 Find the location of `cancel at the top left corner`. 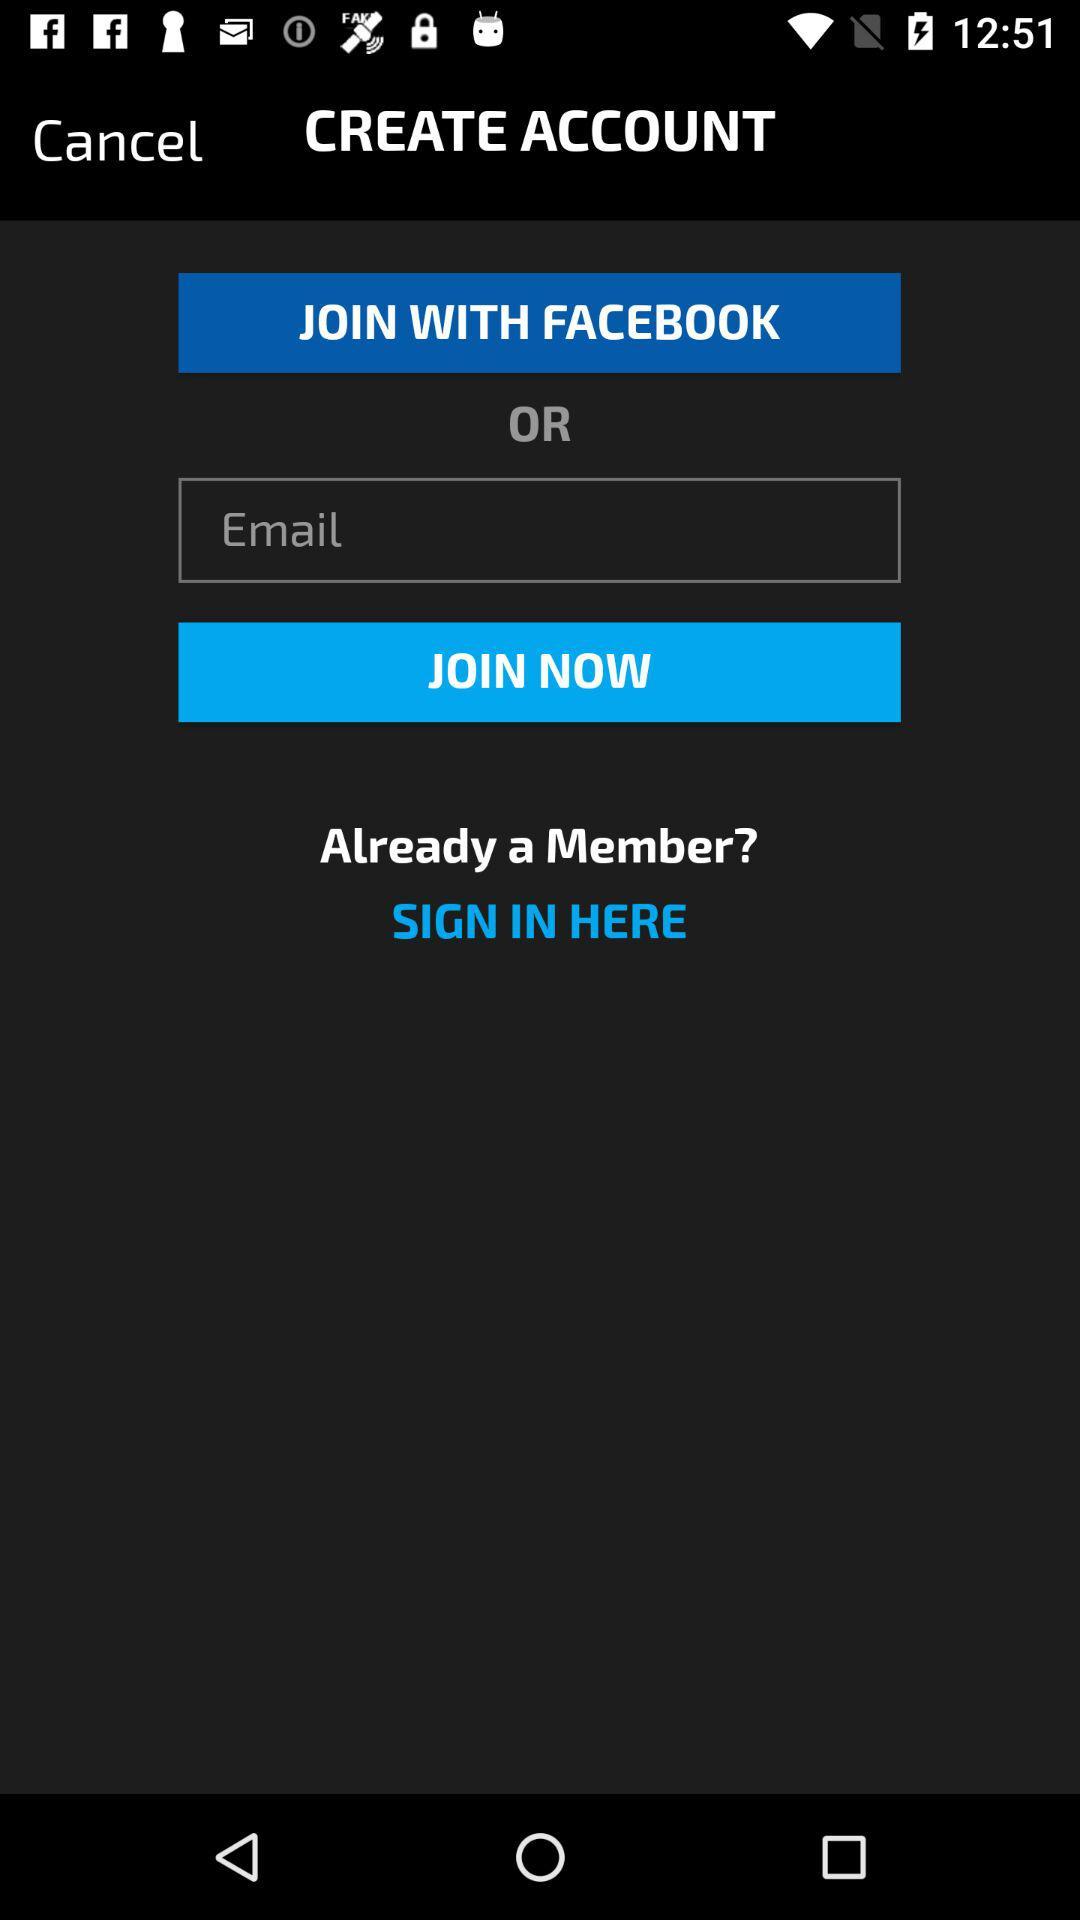

cancel at the top left corner is located at coordinates (117, 140).